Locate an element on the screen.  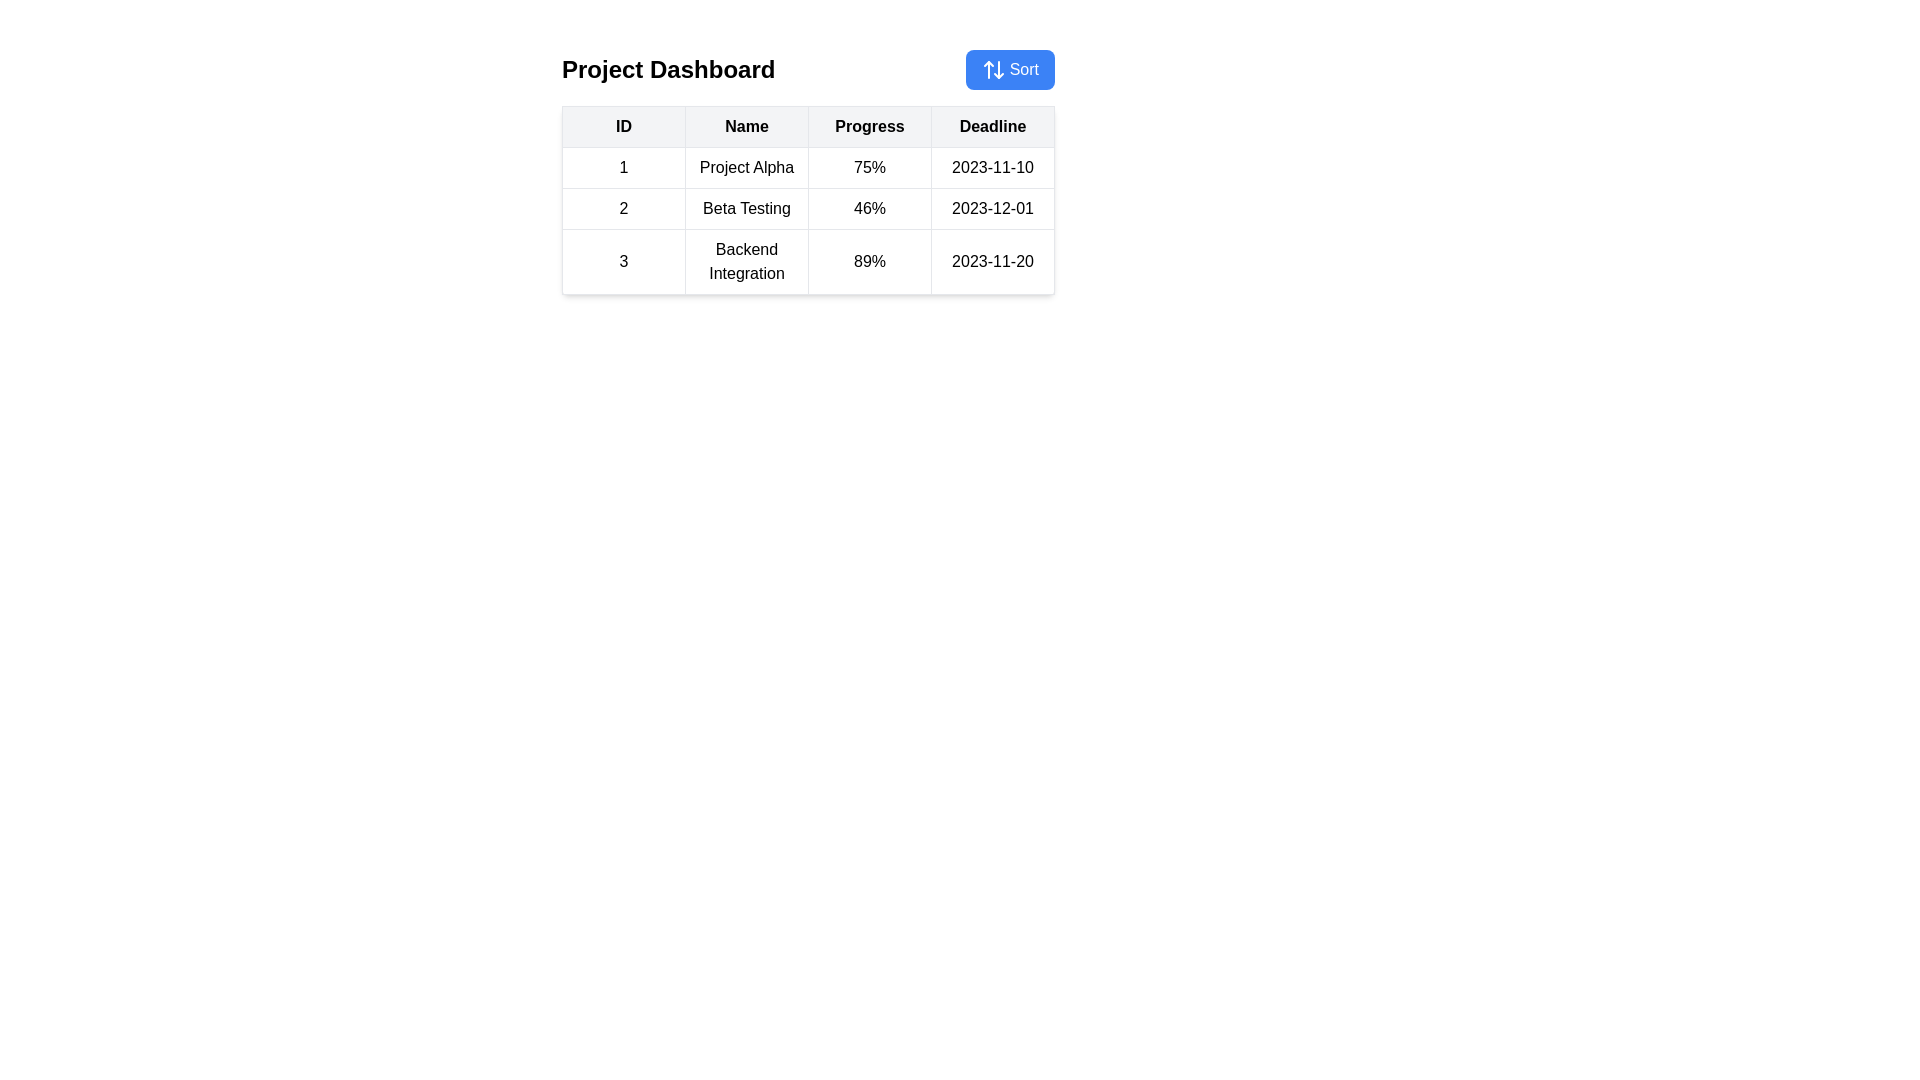
the bidirectional arrows SVG icon within the 'Sort' button is located at coordinates (993, 68).